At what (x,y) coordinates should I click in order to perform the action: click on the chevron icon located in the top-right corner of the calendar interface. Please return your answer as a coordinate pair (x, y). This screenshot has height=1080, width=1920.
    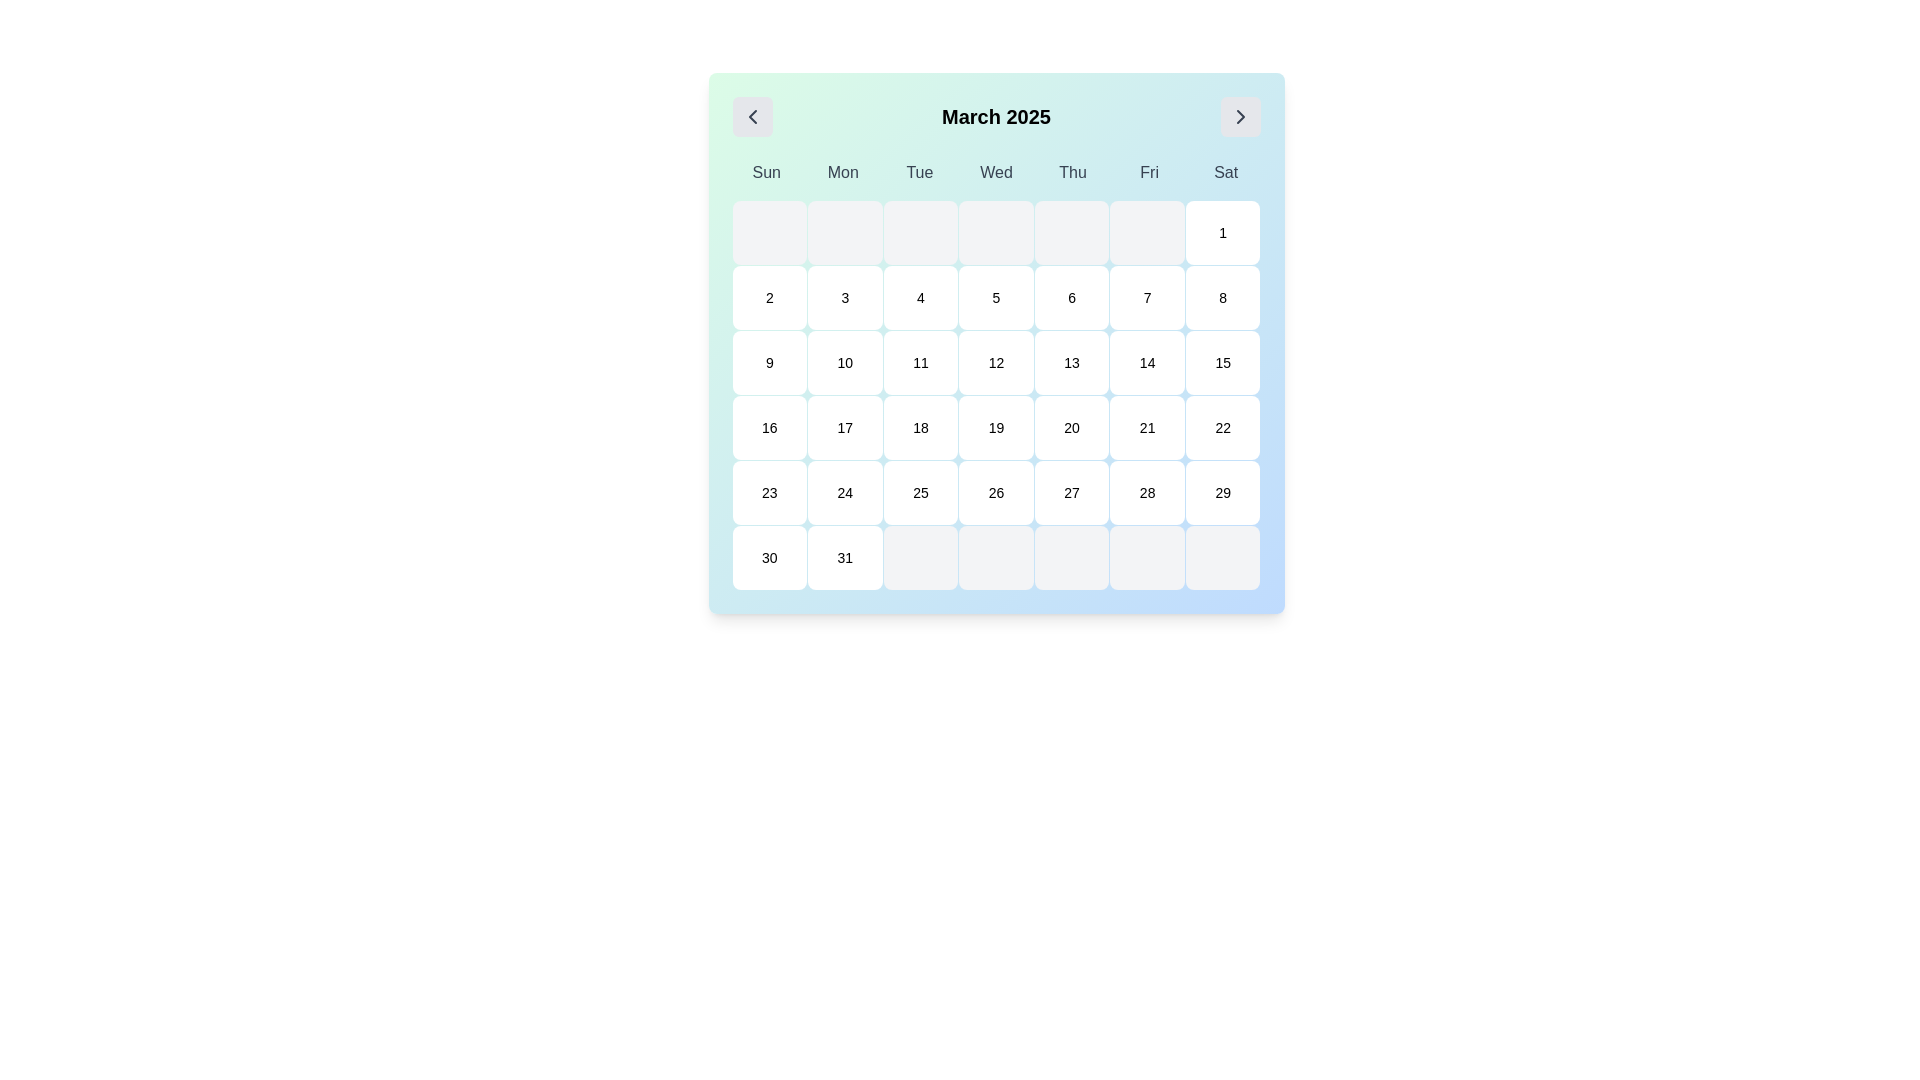
    Looking at the image, I should click on (1239, 116).